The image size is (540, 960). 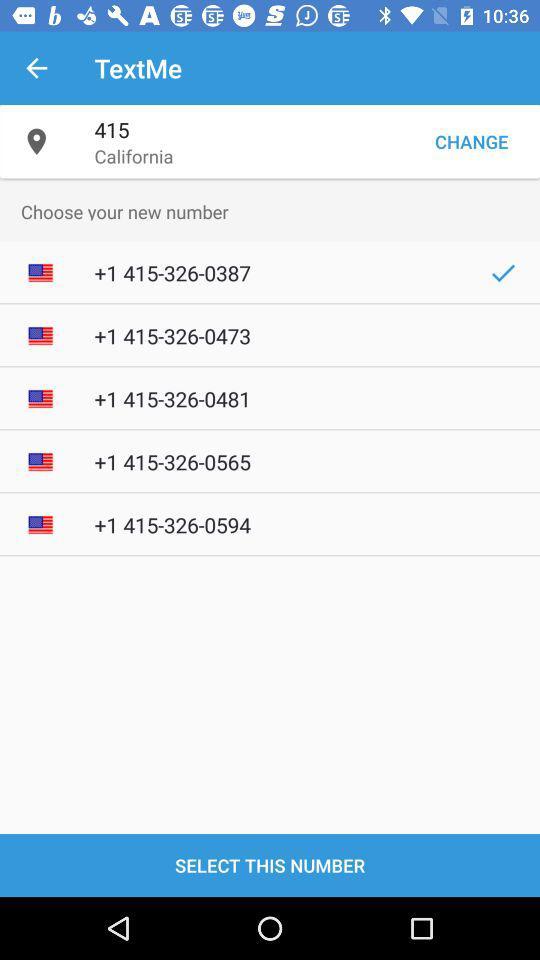 What do you see at coordinates (472, 140) in the screenshot?
I see `change` at bounding box center [472, 140].